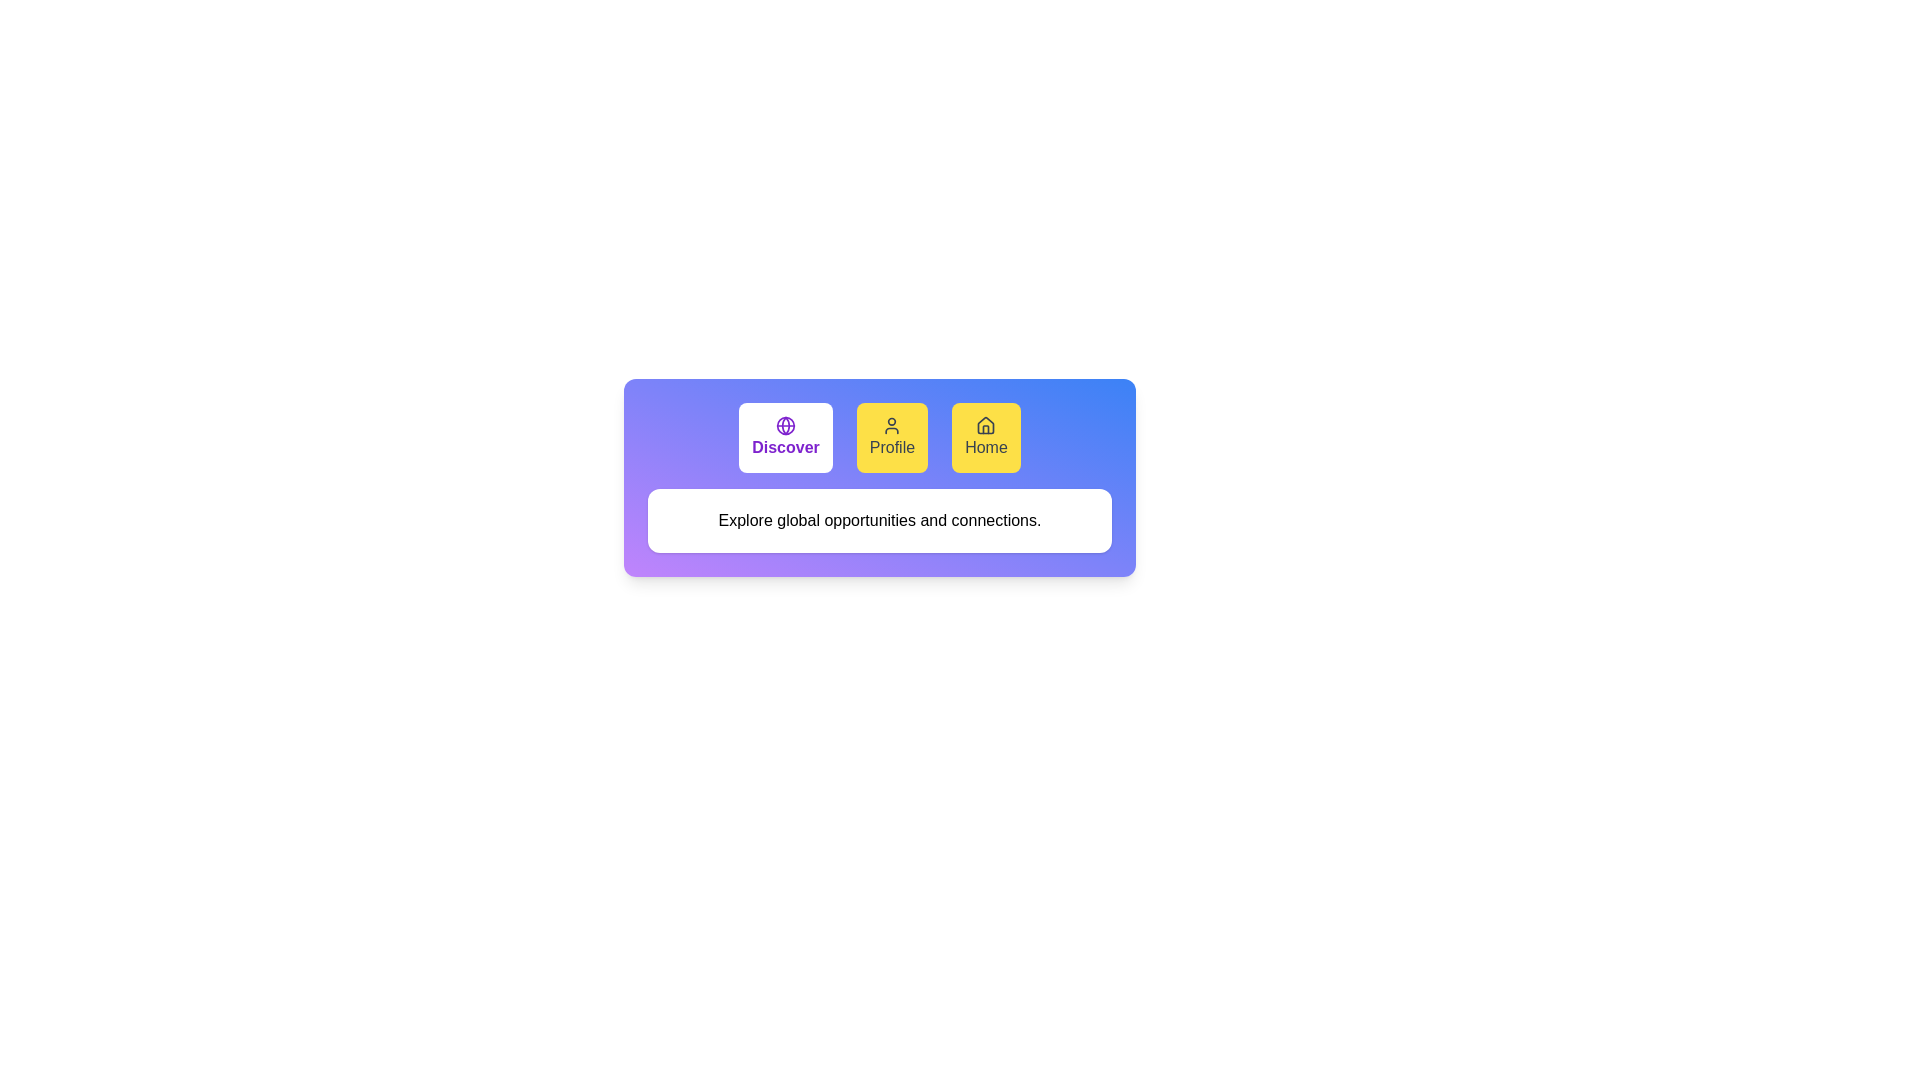 The height and width of the screenshot is (1080, 1920). I want to click on the 'Profile' button, which has a yellow background and gray text, so click(891, 437).